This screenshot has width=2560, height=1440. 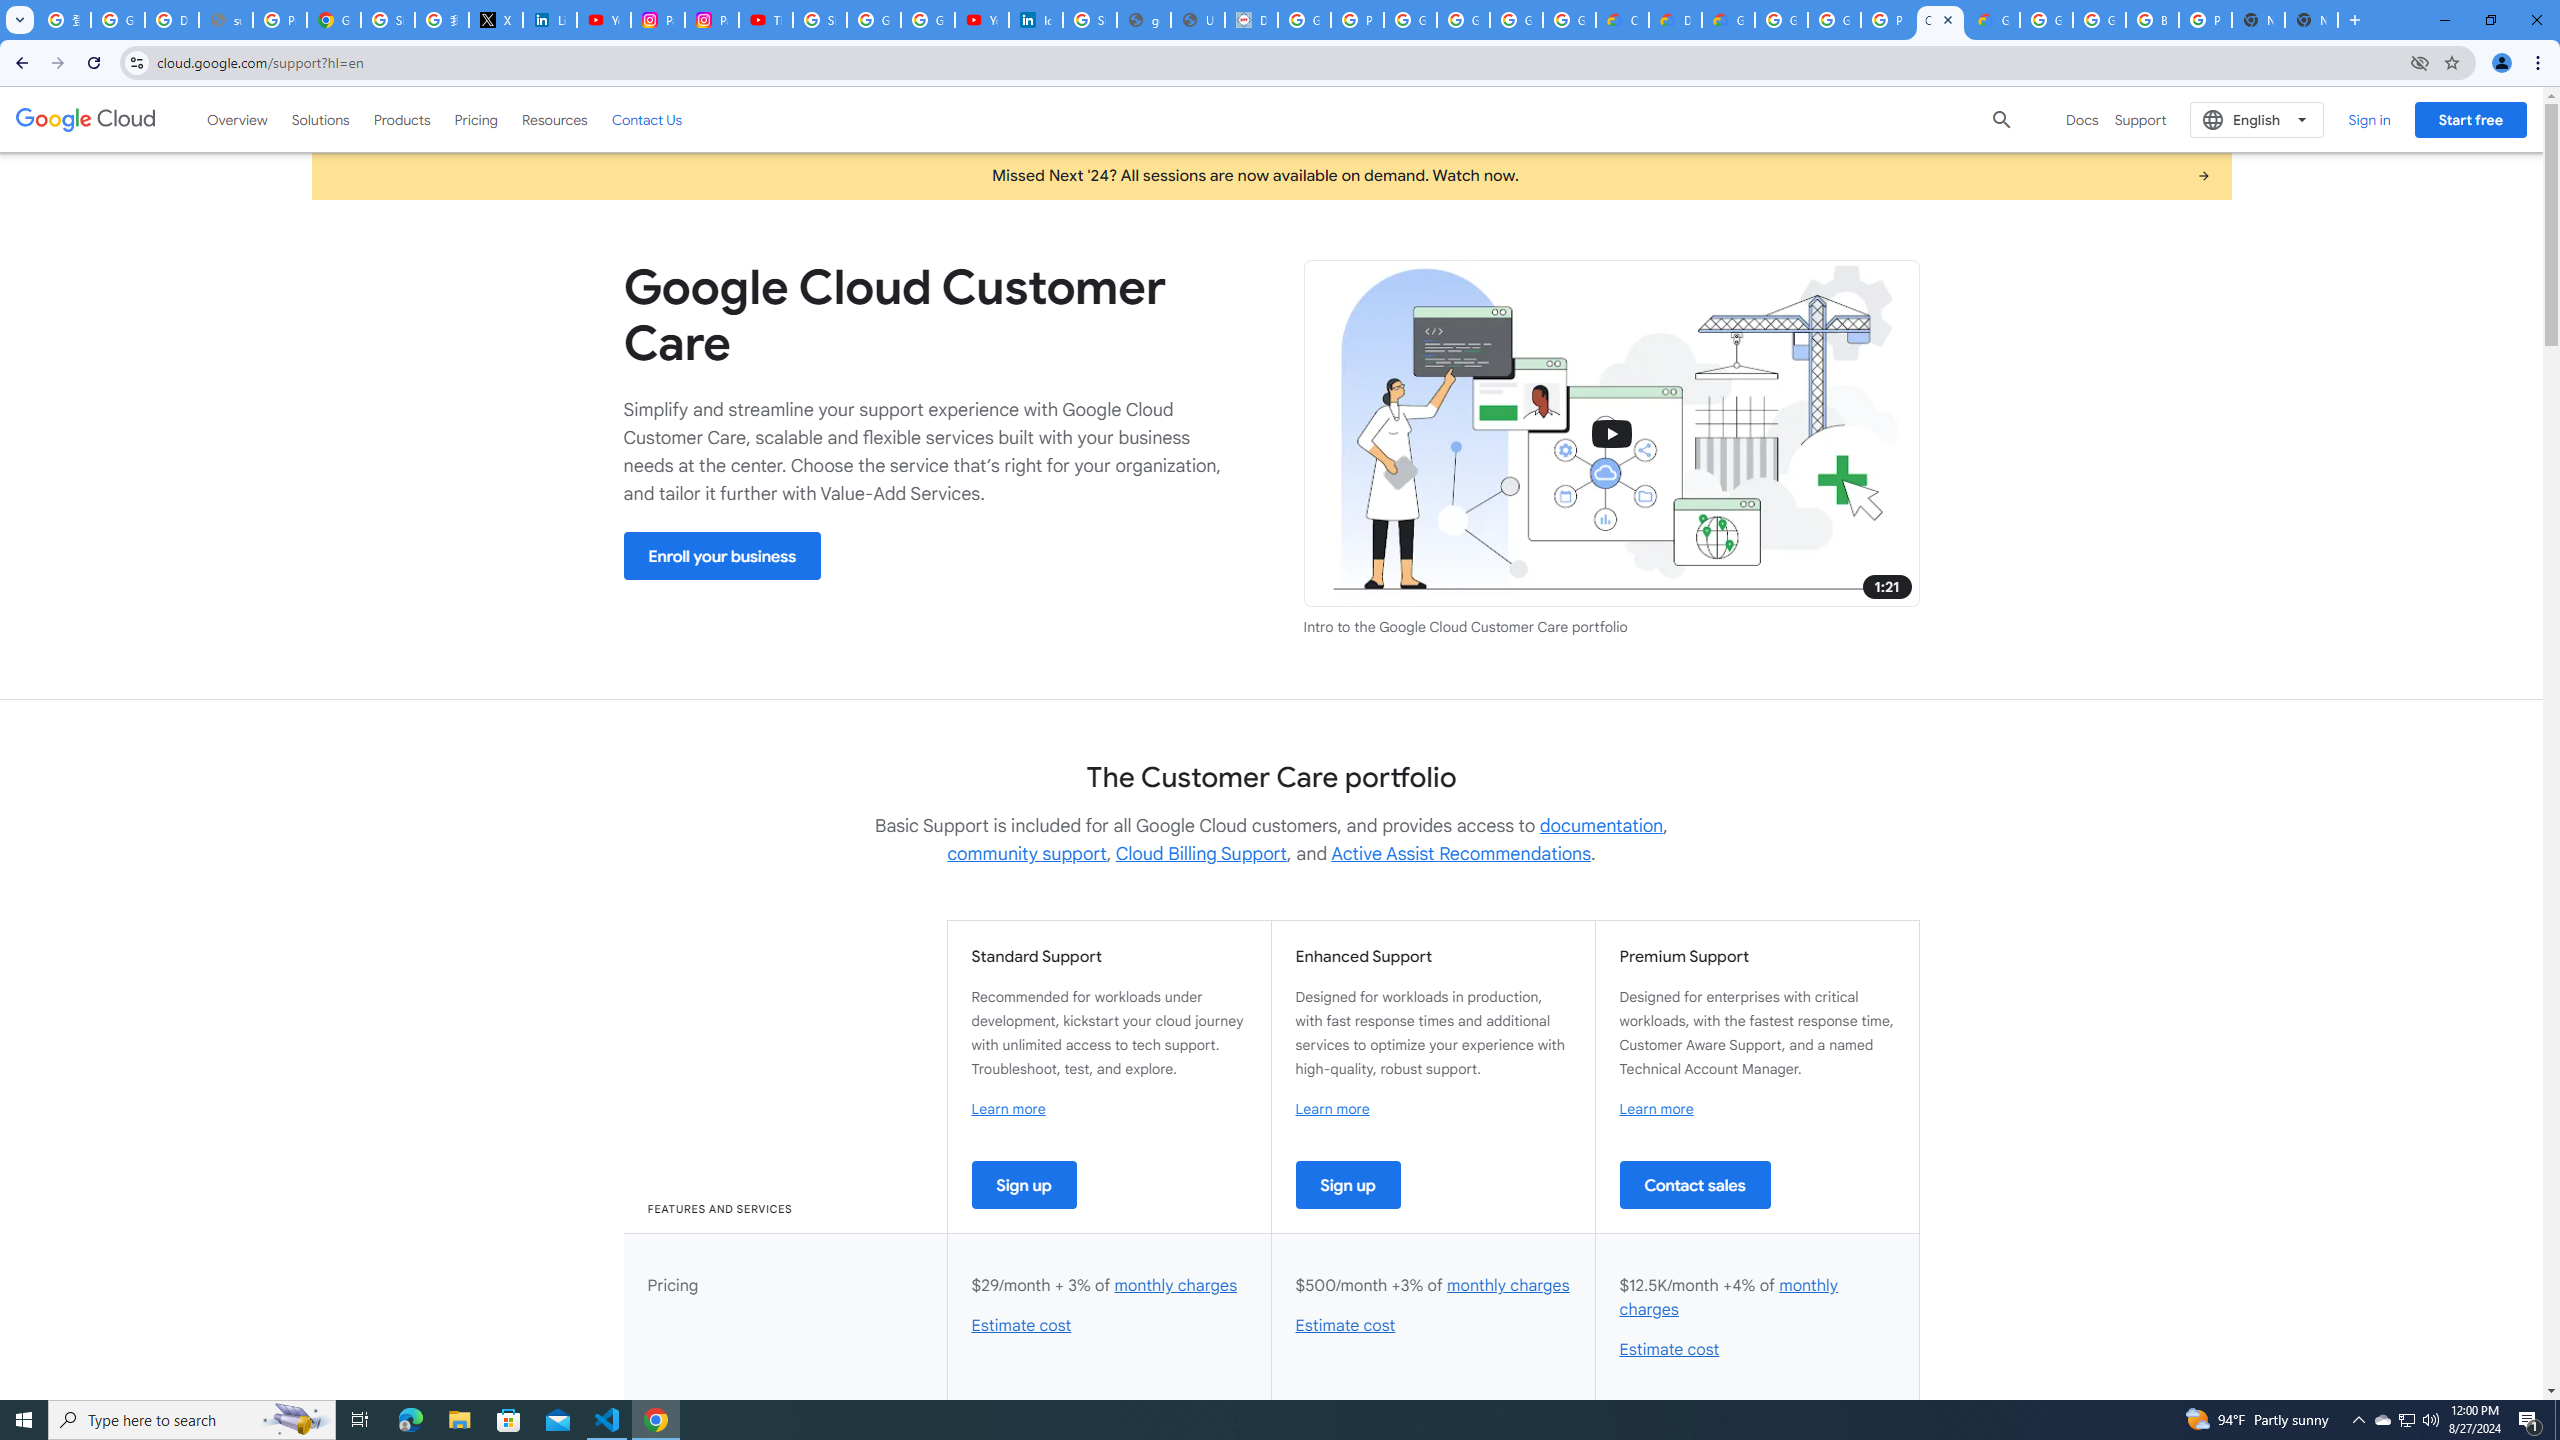 What do you see at coordinates (1516, 19) in the screenshot?
I see `'Google Workspace - Specific Terms'` at bounding box center [1516, 19].